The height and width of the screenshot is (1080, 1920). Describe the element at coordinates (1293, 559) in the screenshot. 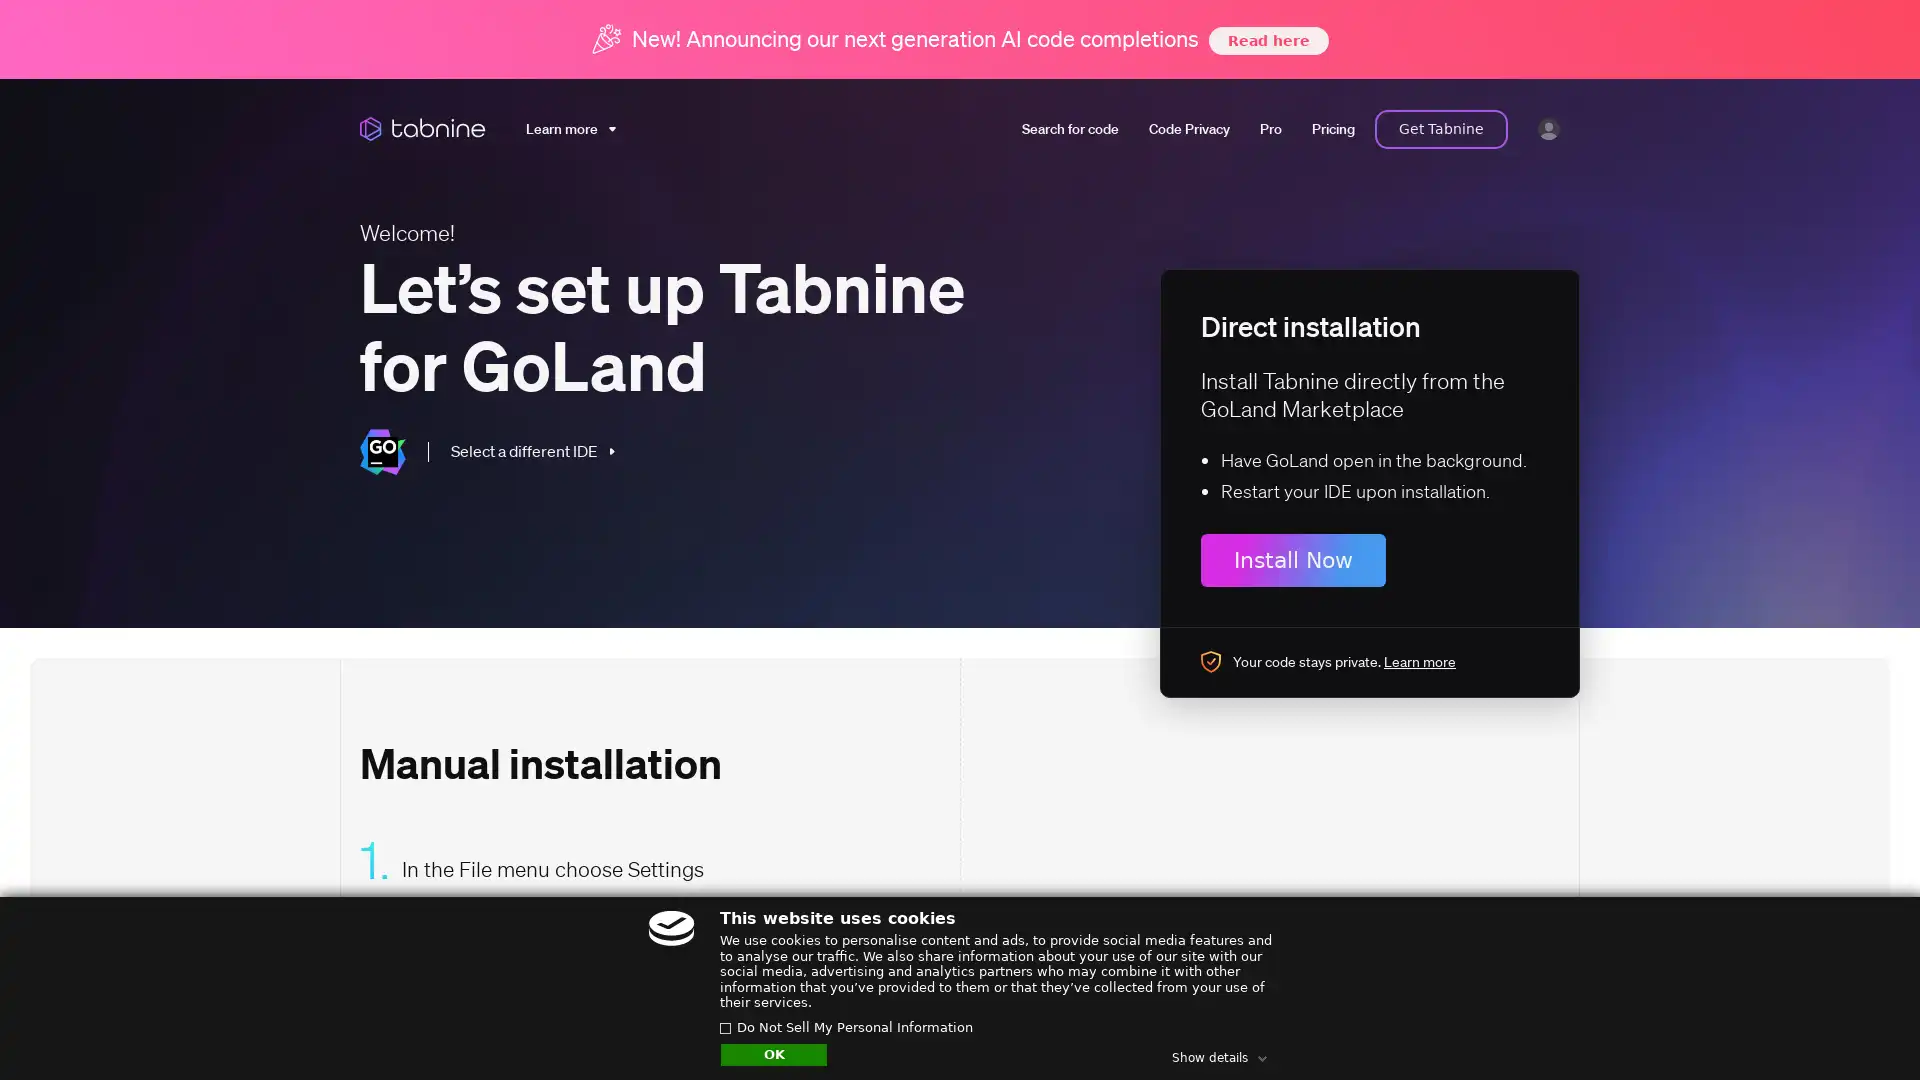

I see `Install Now` at that location.